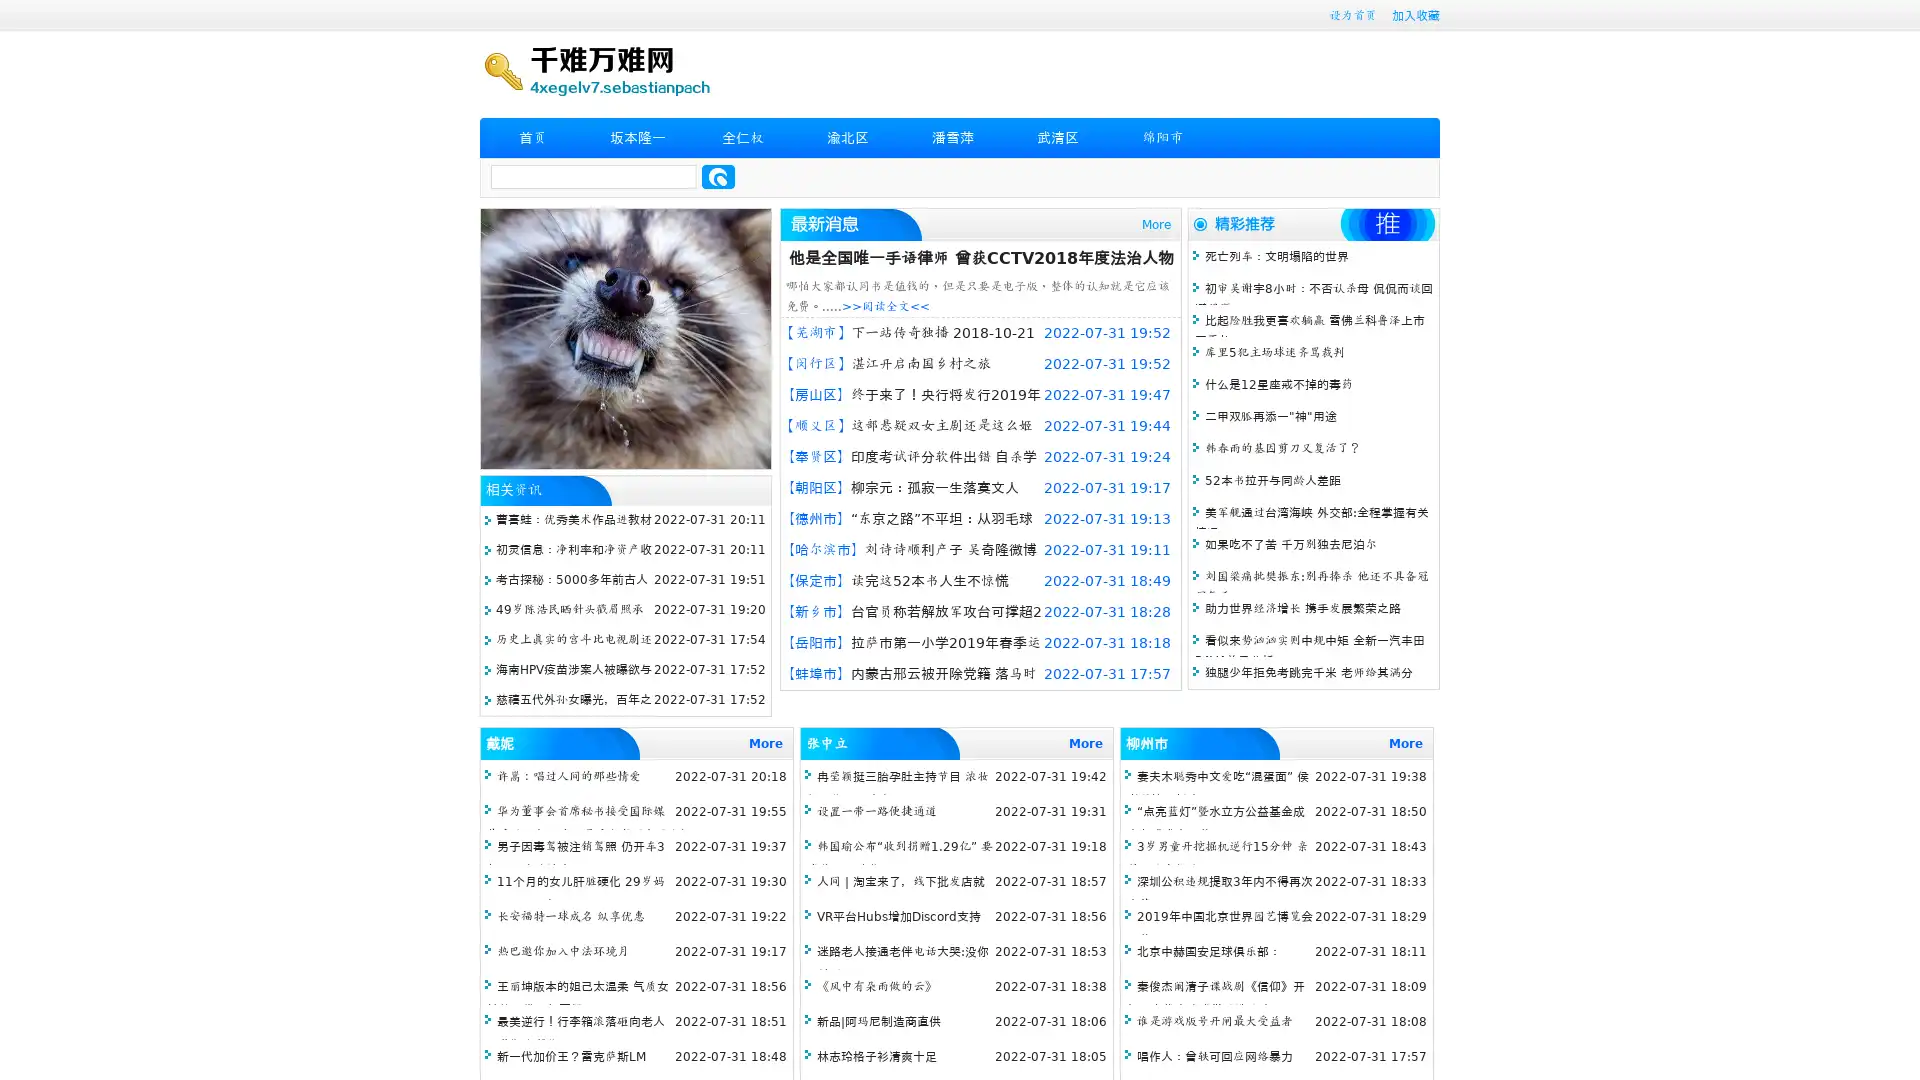 This screenshot has height=1080, width=1920. Describe the element at coordinates (718, 176) in the screenshot. I see `Search` at that location.